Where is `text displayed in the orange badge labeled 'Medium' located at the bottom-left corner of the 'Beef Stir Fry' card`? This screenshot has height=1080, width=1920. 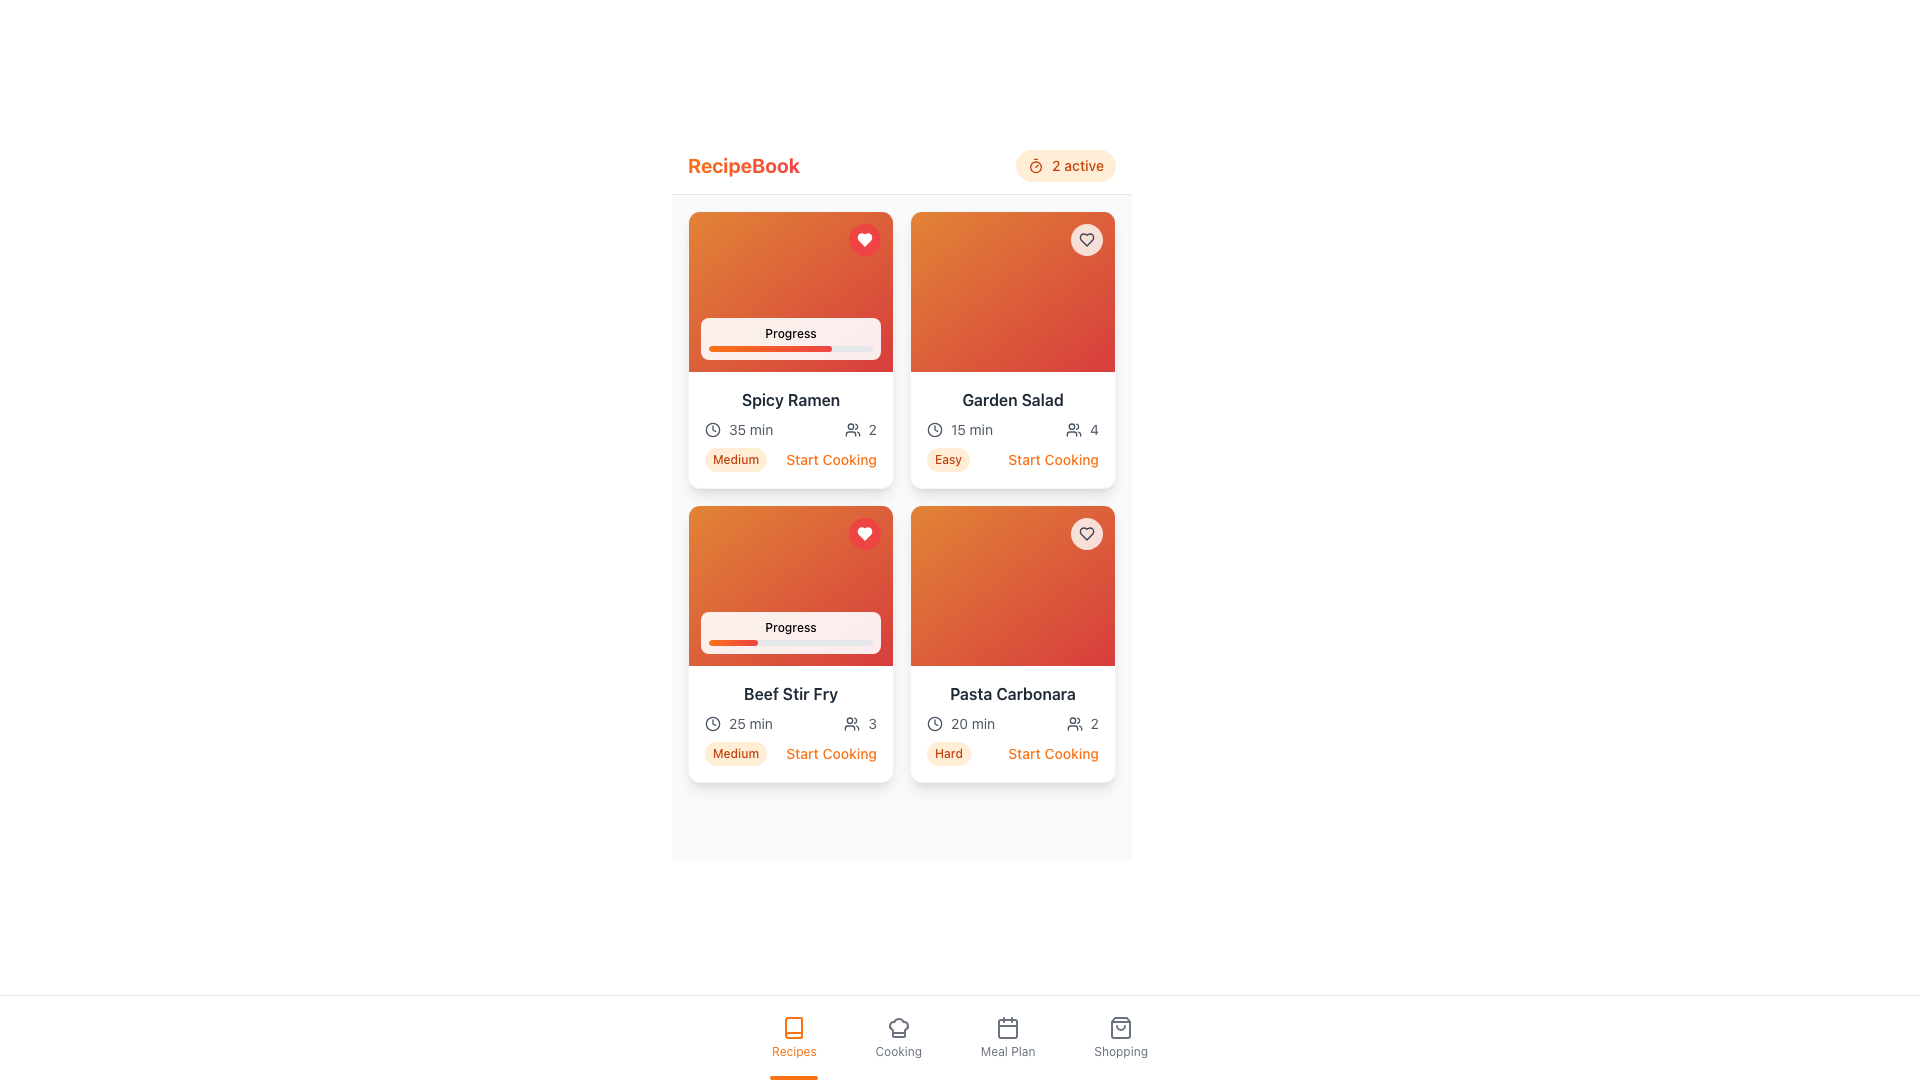 text displayed in the orange badge labeled 'Medium' located at the bottom-left corner of the 'Beef Stir Fry' card is located at coordinates (735, 753).